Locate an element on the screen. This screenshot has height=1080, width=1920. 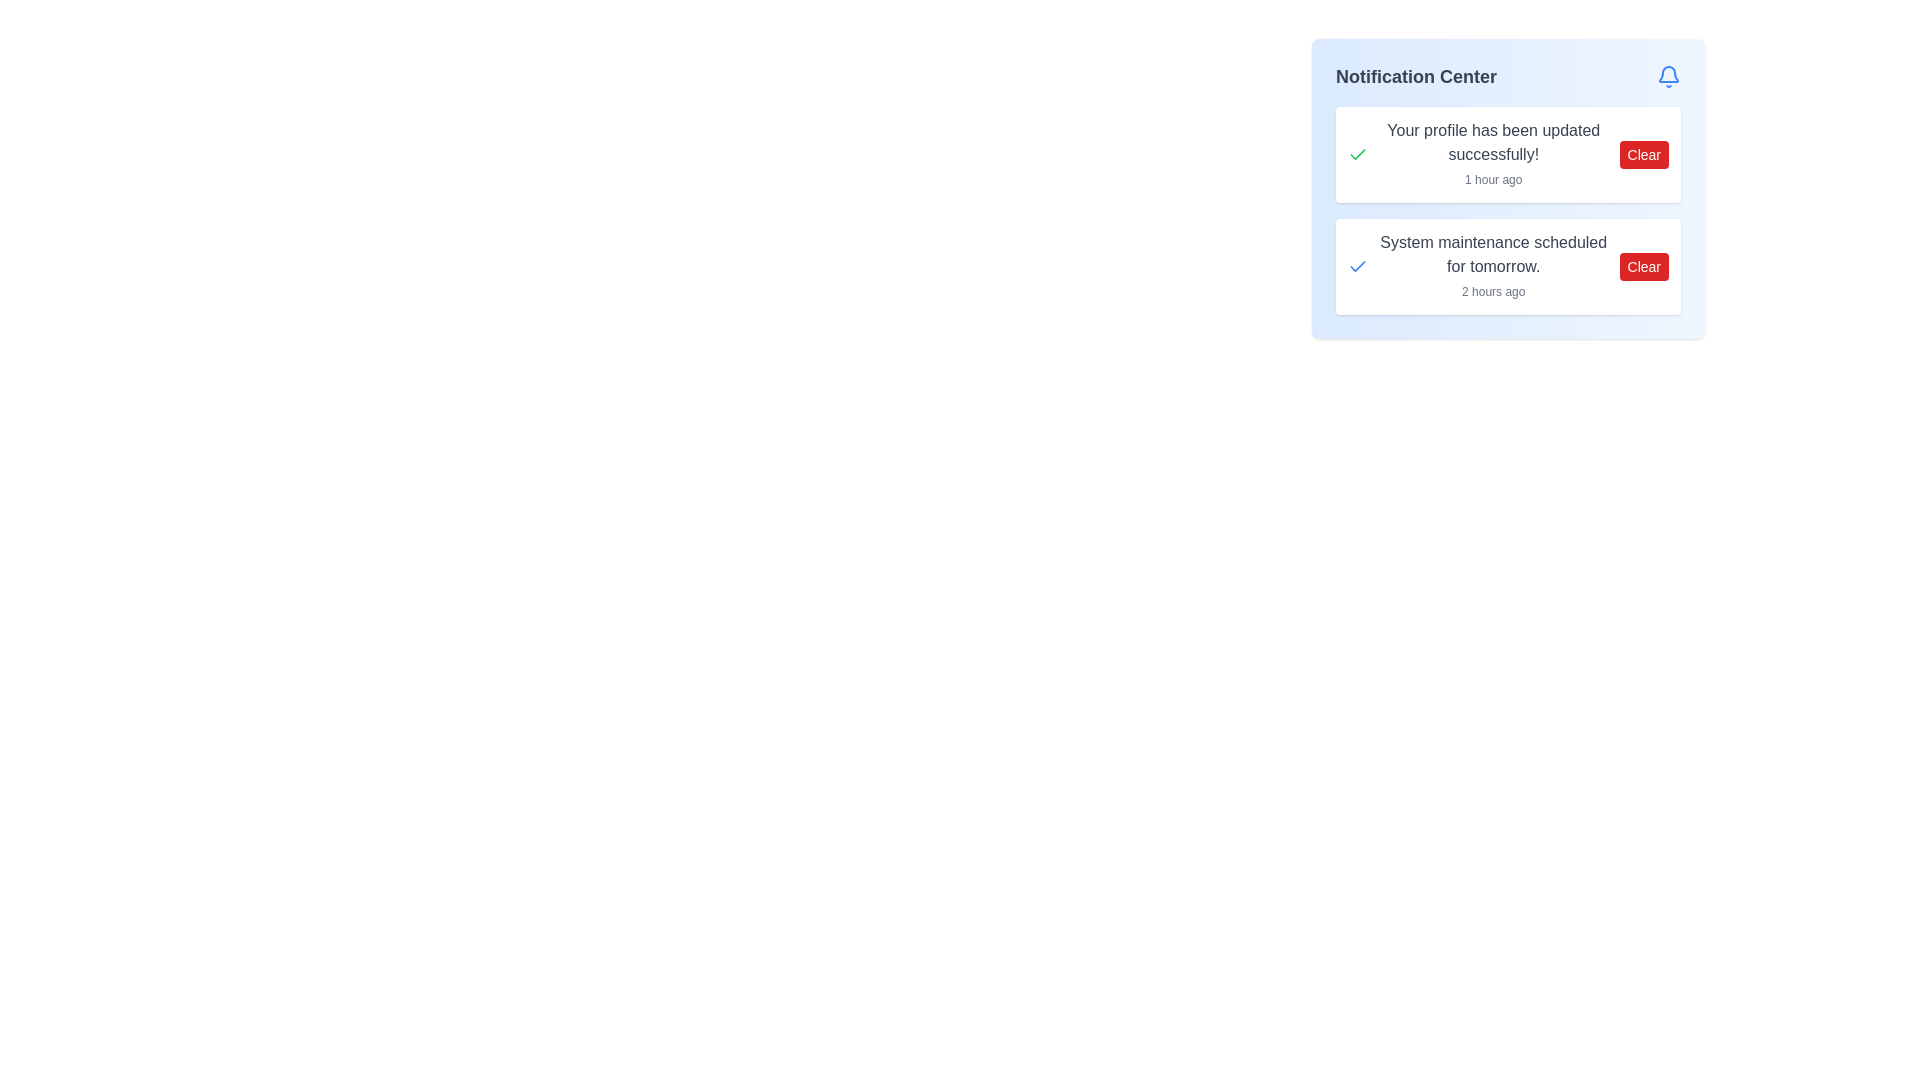
the green checkmark icon that indicates a completed status, located to the left of the notification text about the successful profile update is located at coordinates (1358, 153).